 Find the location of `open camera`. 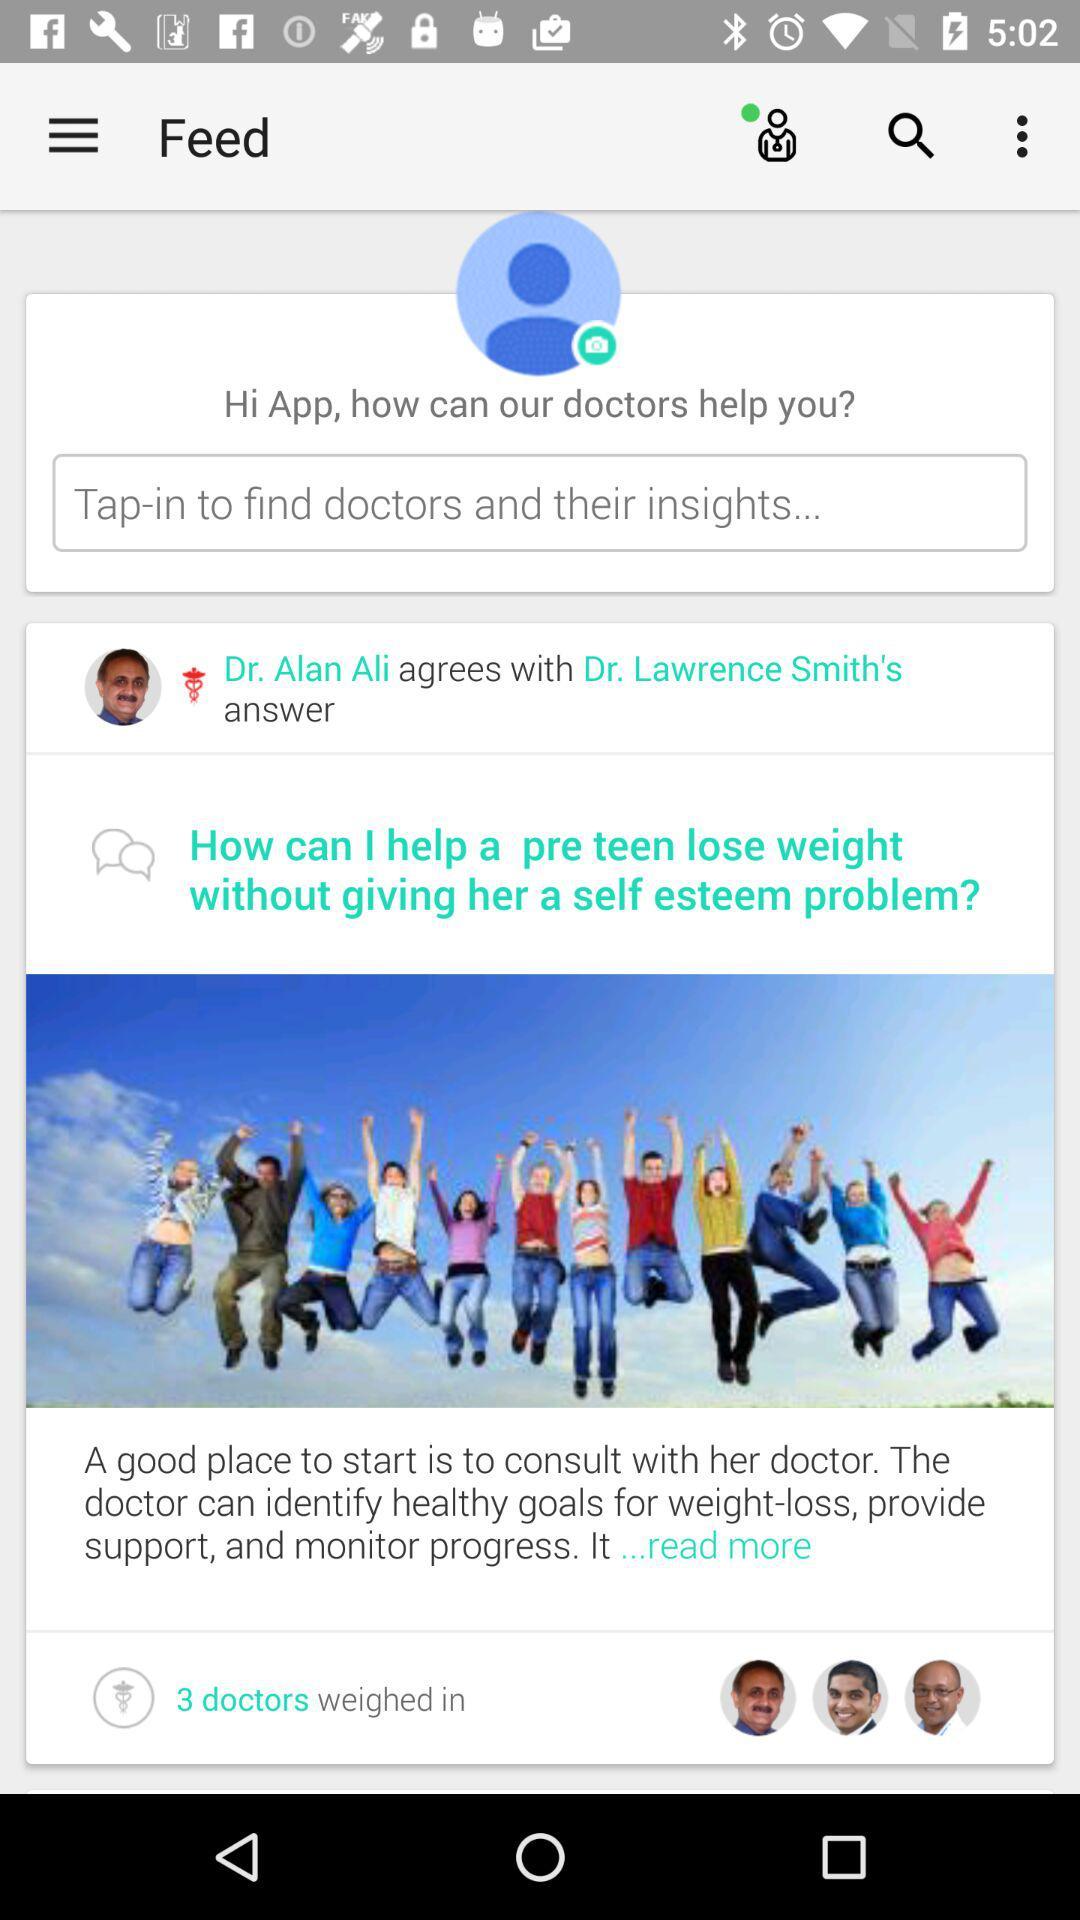

open camera is located at coordinates (596, 346).